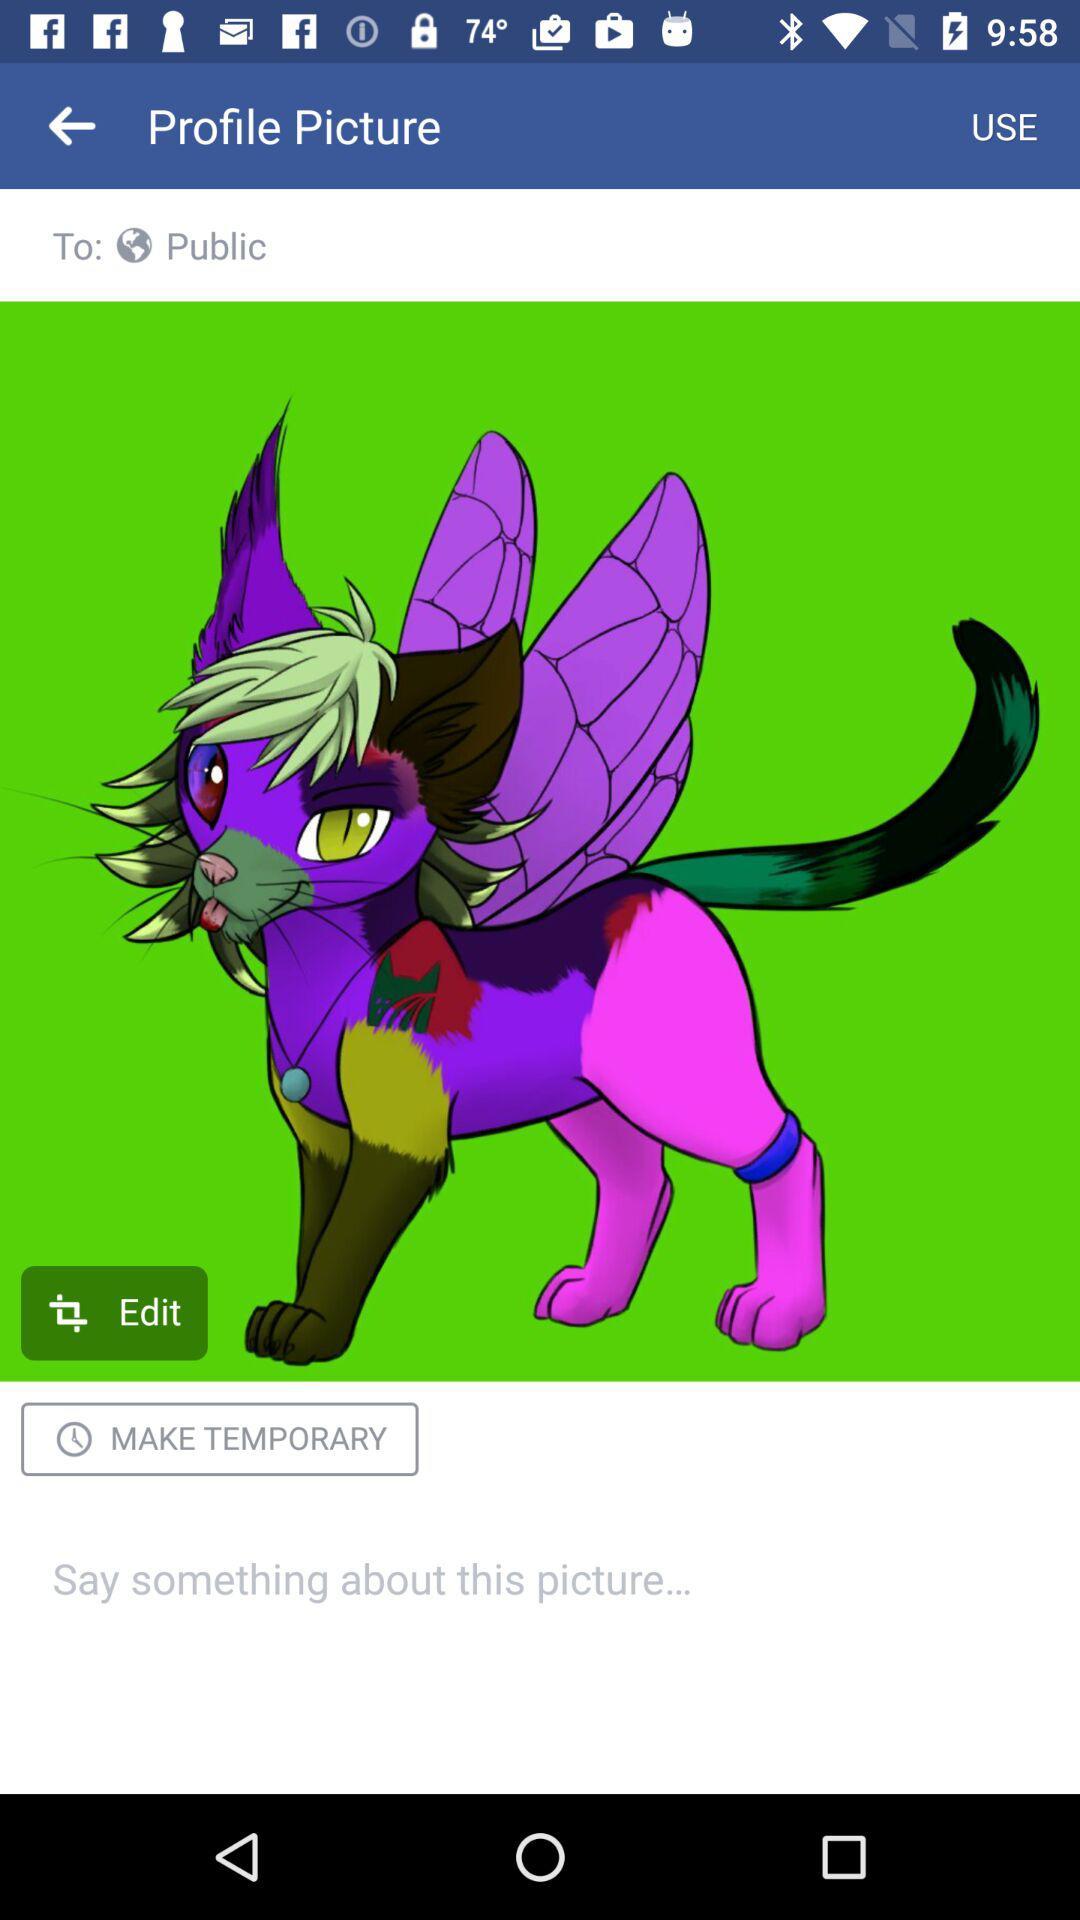  What do you see at coordinates (540, 1602) in the screenshot?
I see `the icon below make temporary icon` at bounding box center [540, 1602].